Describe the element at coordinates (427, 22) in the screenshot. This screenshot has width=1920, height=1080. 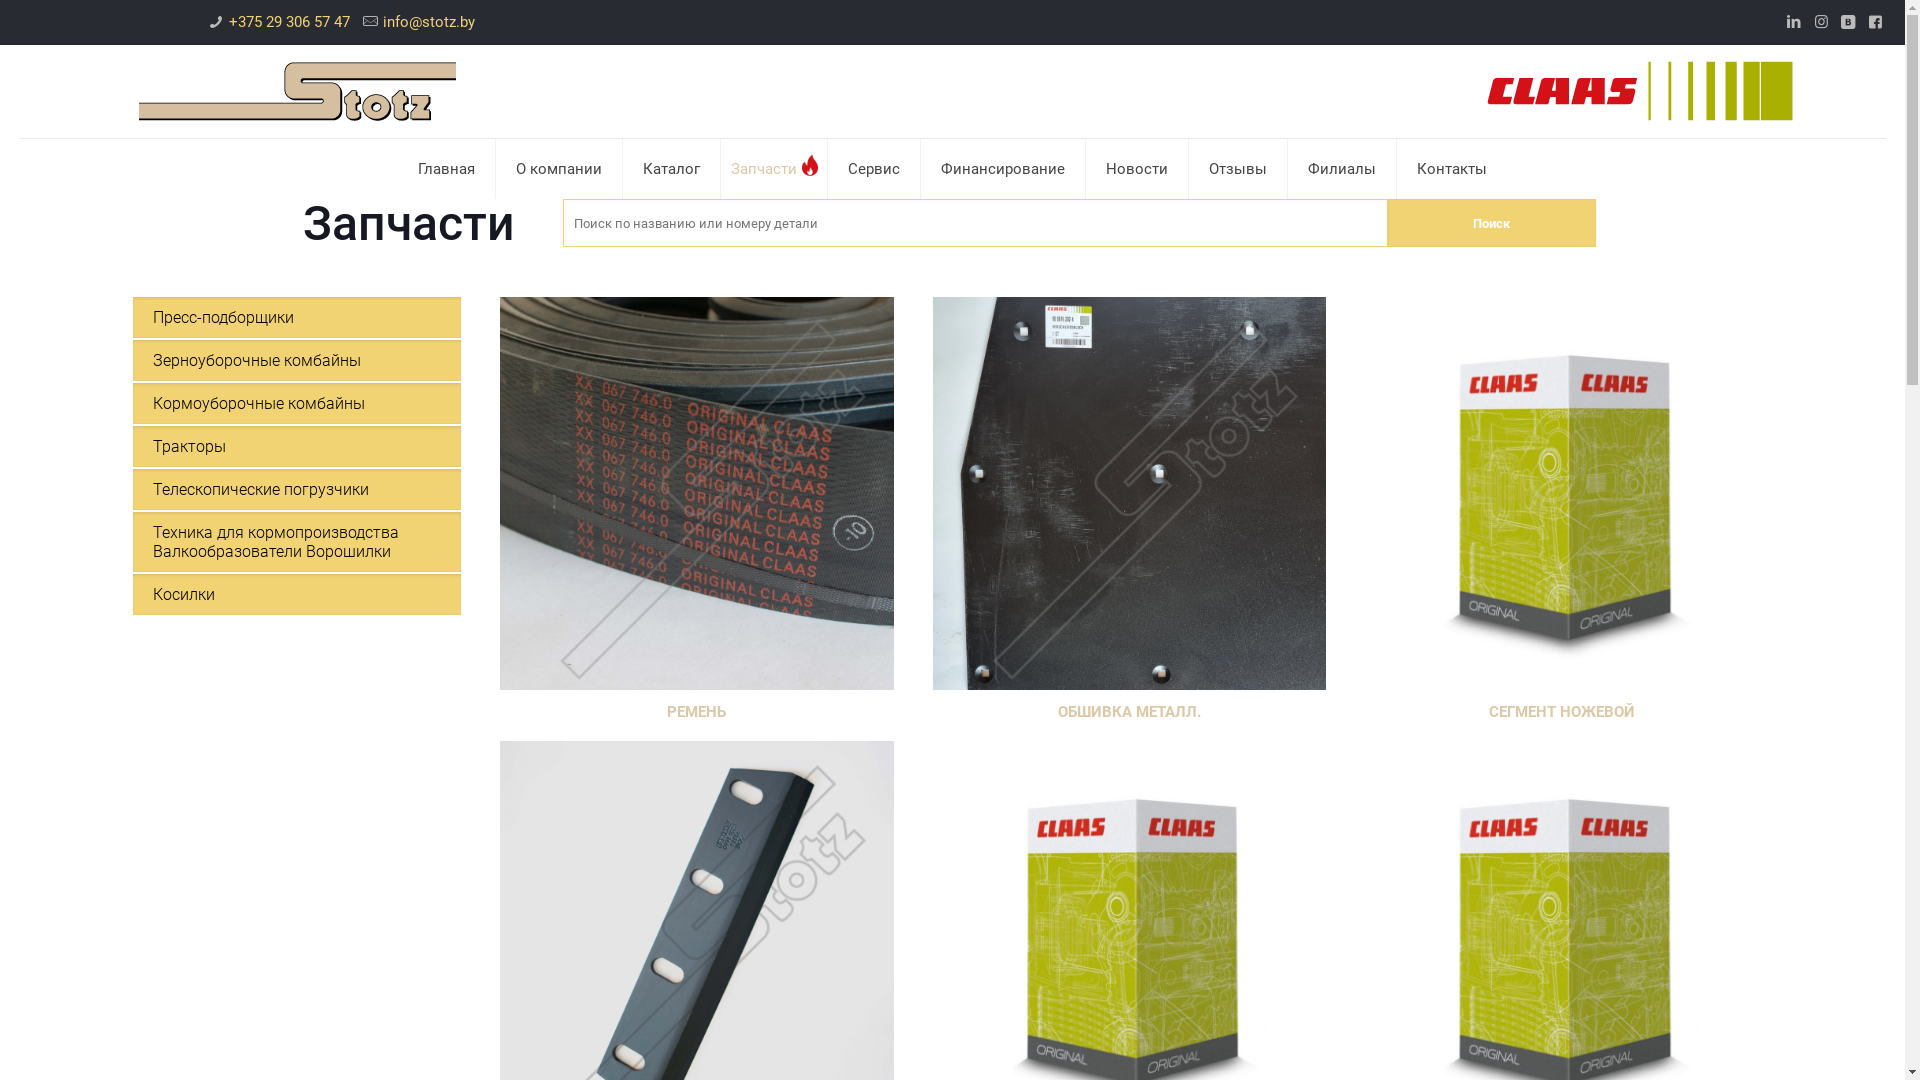
I see `'info@stotz.by'` at that location.